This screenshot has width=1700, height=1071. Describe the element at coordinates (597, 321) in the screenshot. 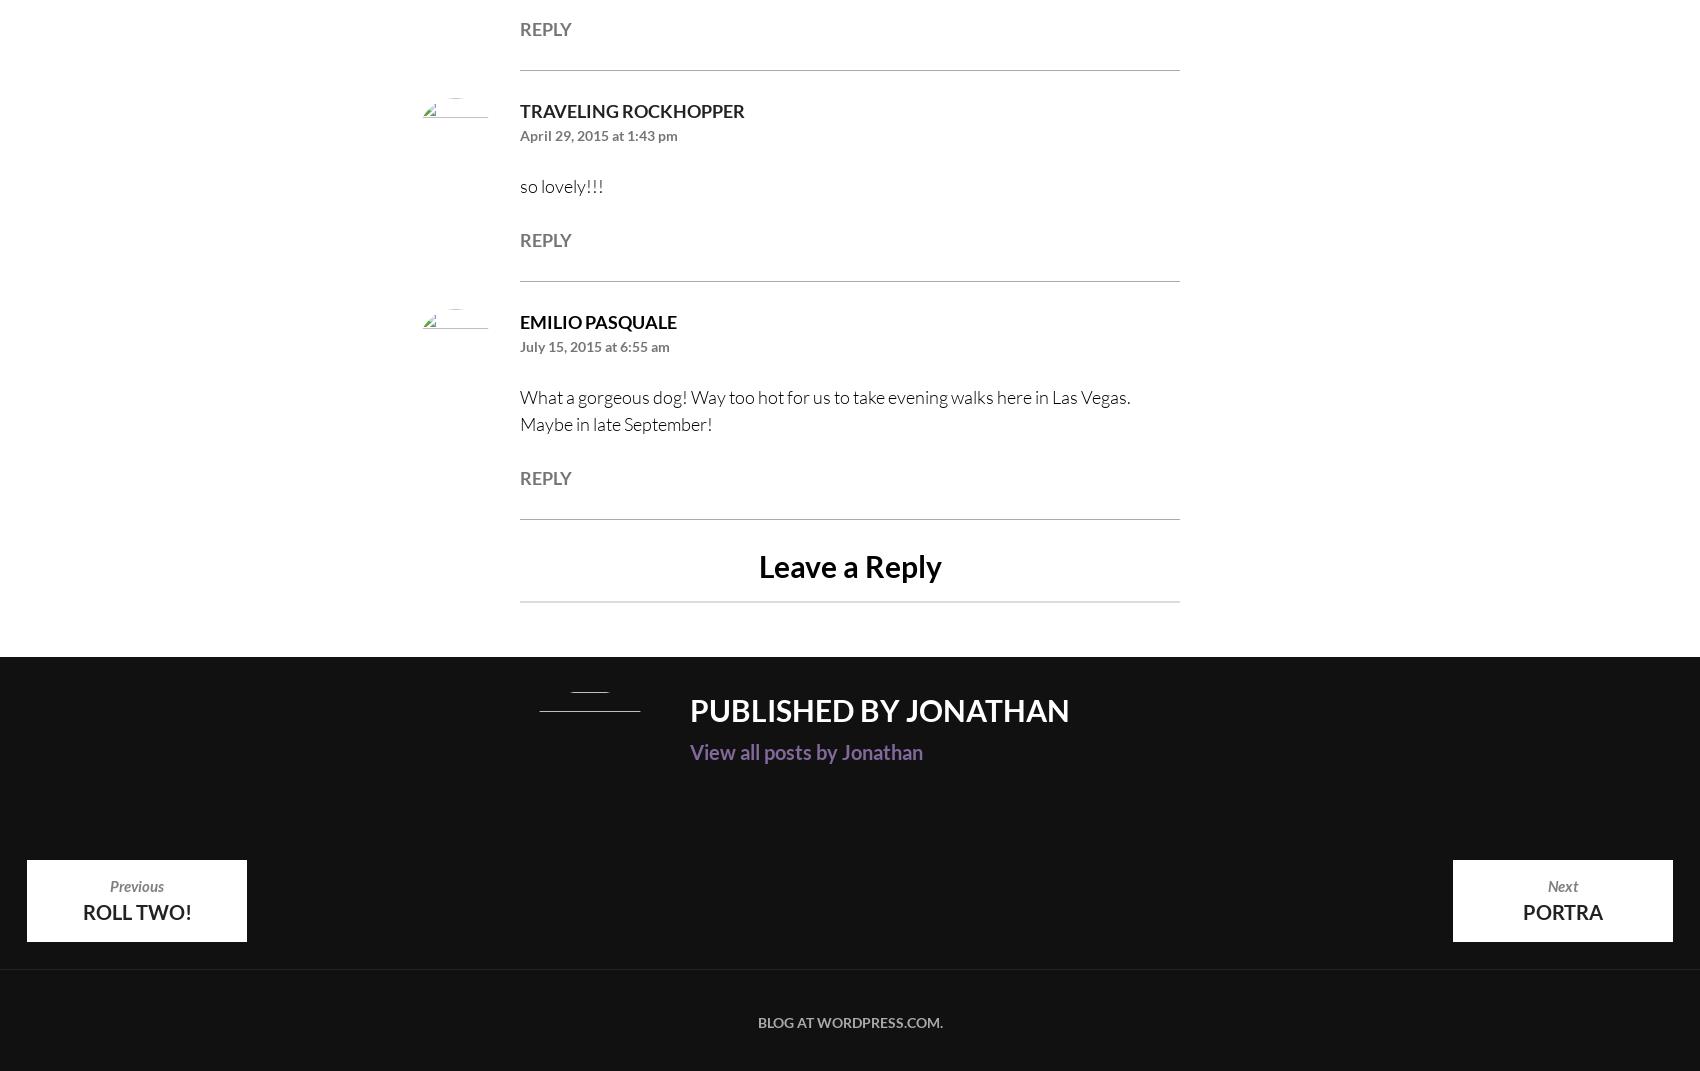

I see `'Emilio Pasquale'` at that location.